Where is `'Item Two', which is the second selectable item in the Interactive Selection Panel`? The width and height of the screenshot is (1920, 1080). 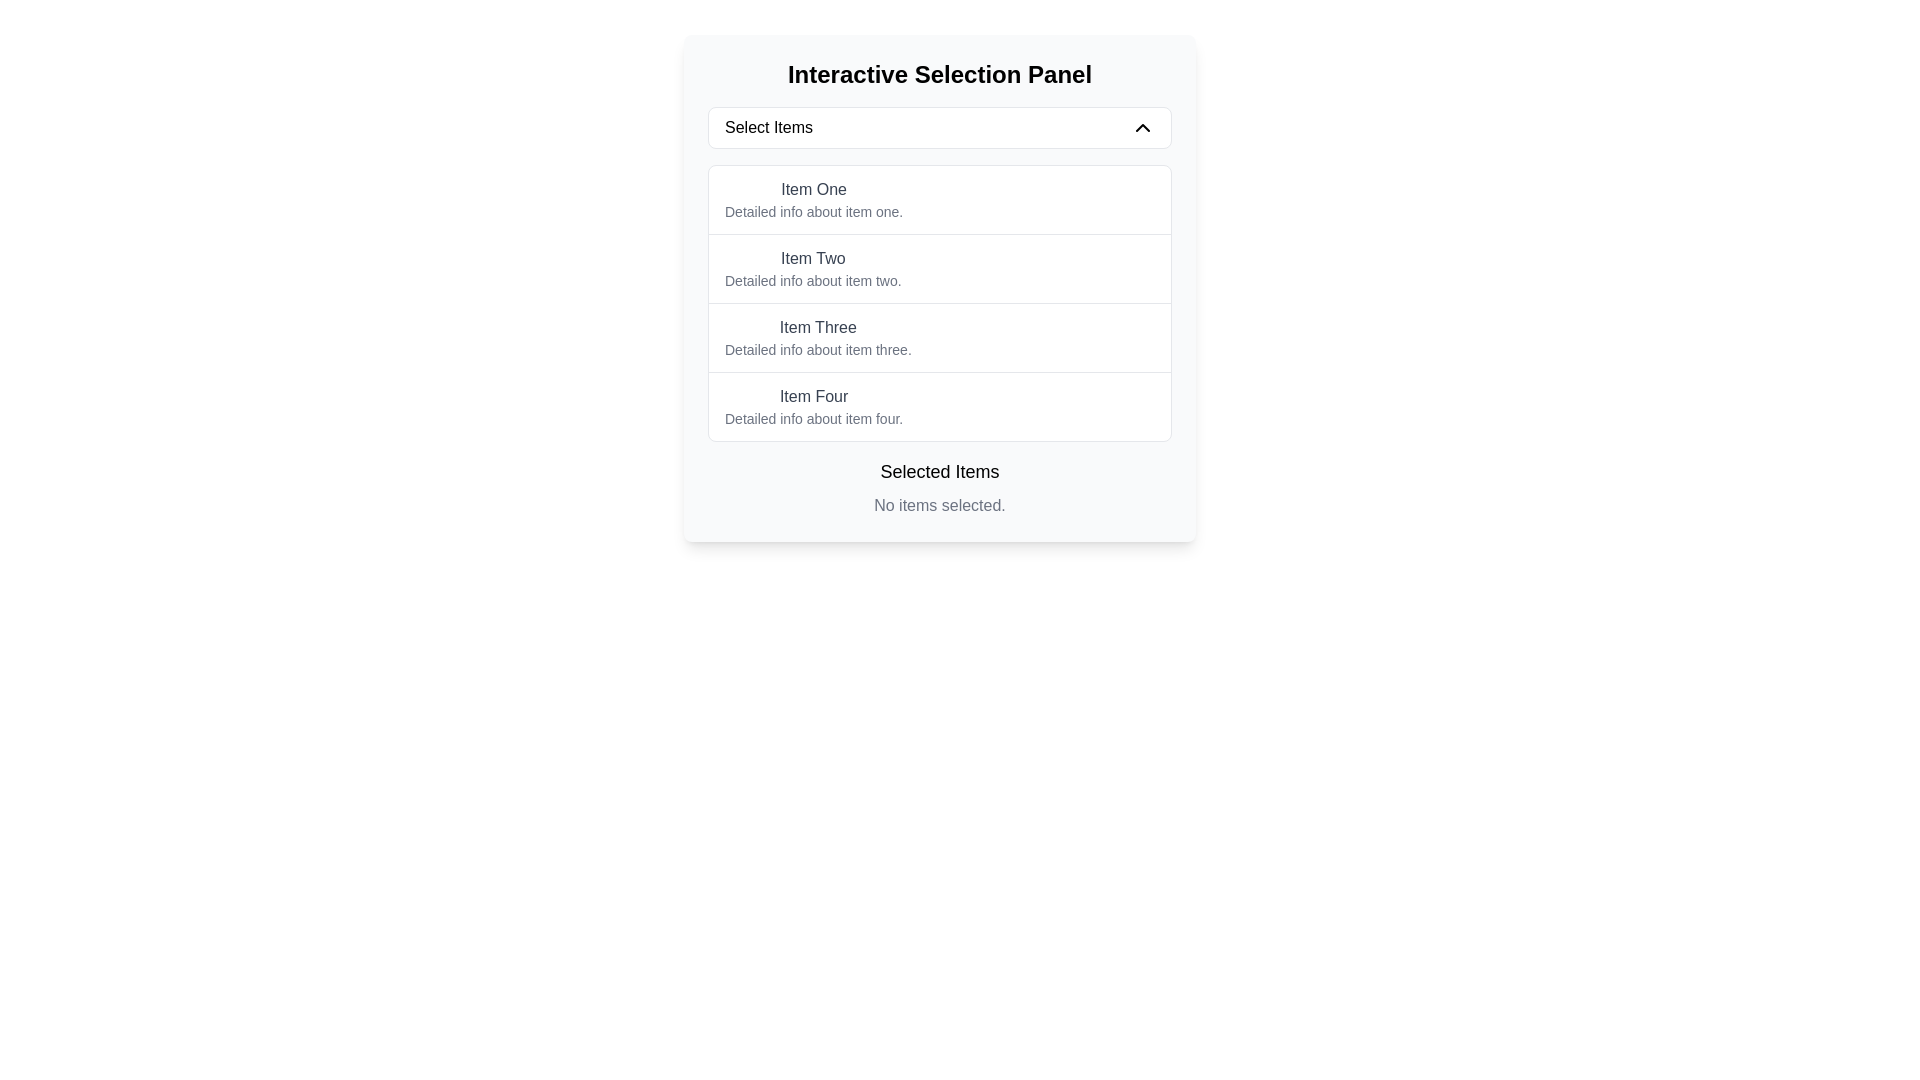 'Item Two', which is the second selectable item in the Interactive Selection Panel is located at coordinates (939, 266).